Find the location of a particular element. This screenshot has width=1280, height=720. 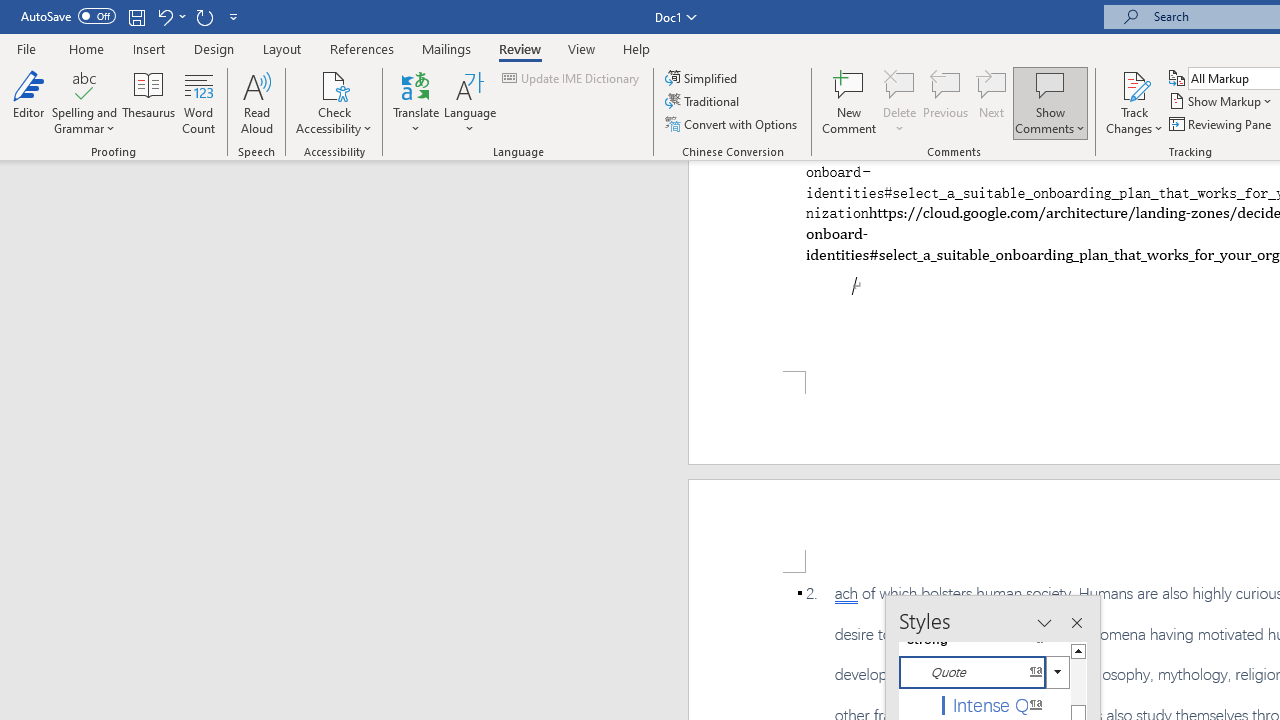

'Show Markup' is located at coordinates (1221, 101).